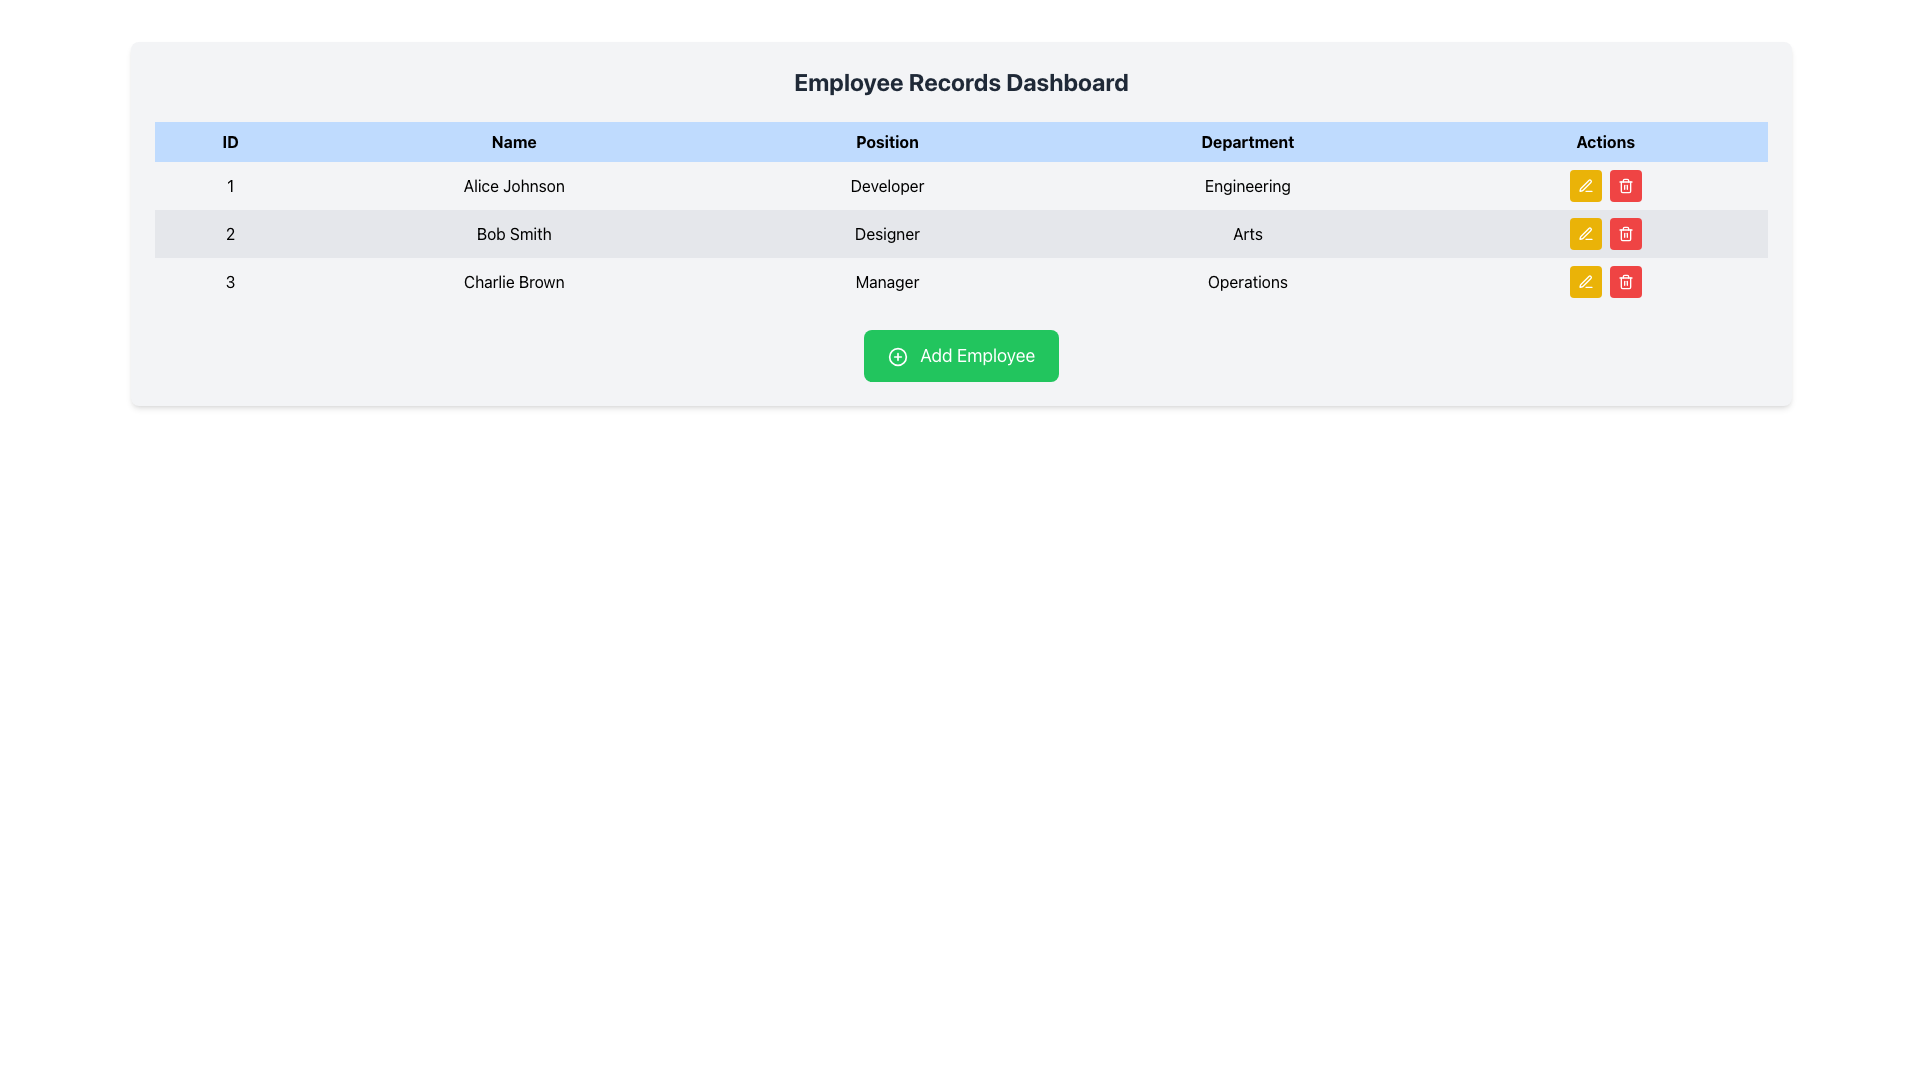  Describe the element at coordinates (1584, 233) in the screenshot. I see `the first button in the 'Actions' column for employee 'Bob Smith' in the 'Employee Records Dashboard'` at that location.